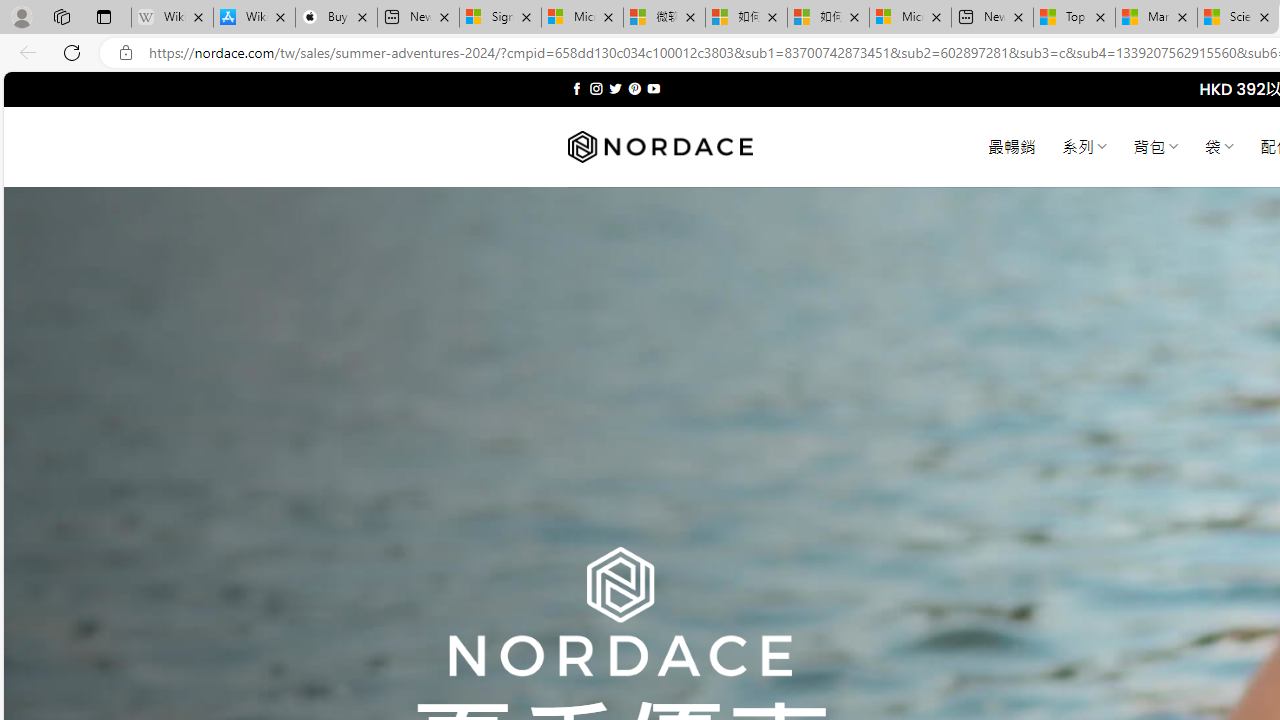 The height and width of the screenshot is (720, 1280). Describe the element at coordinates (103, 16) in the screenshot. I see `'Tab actions menu'` at that location.